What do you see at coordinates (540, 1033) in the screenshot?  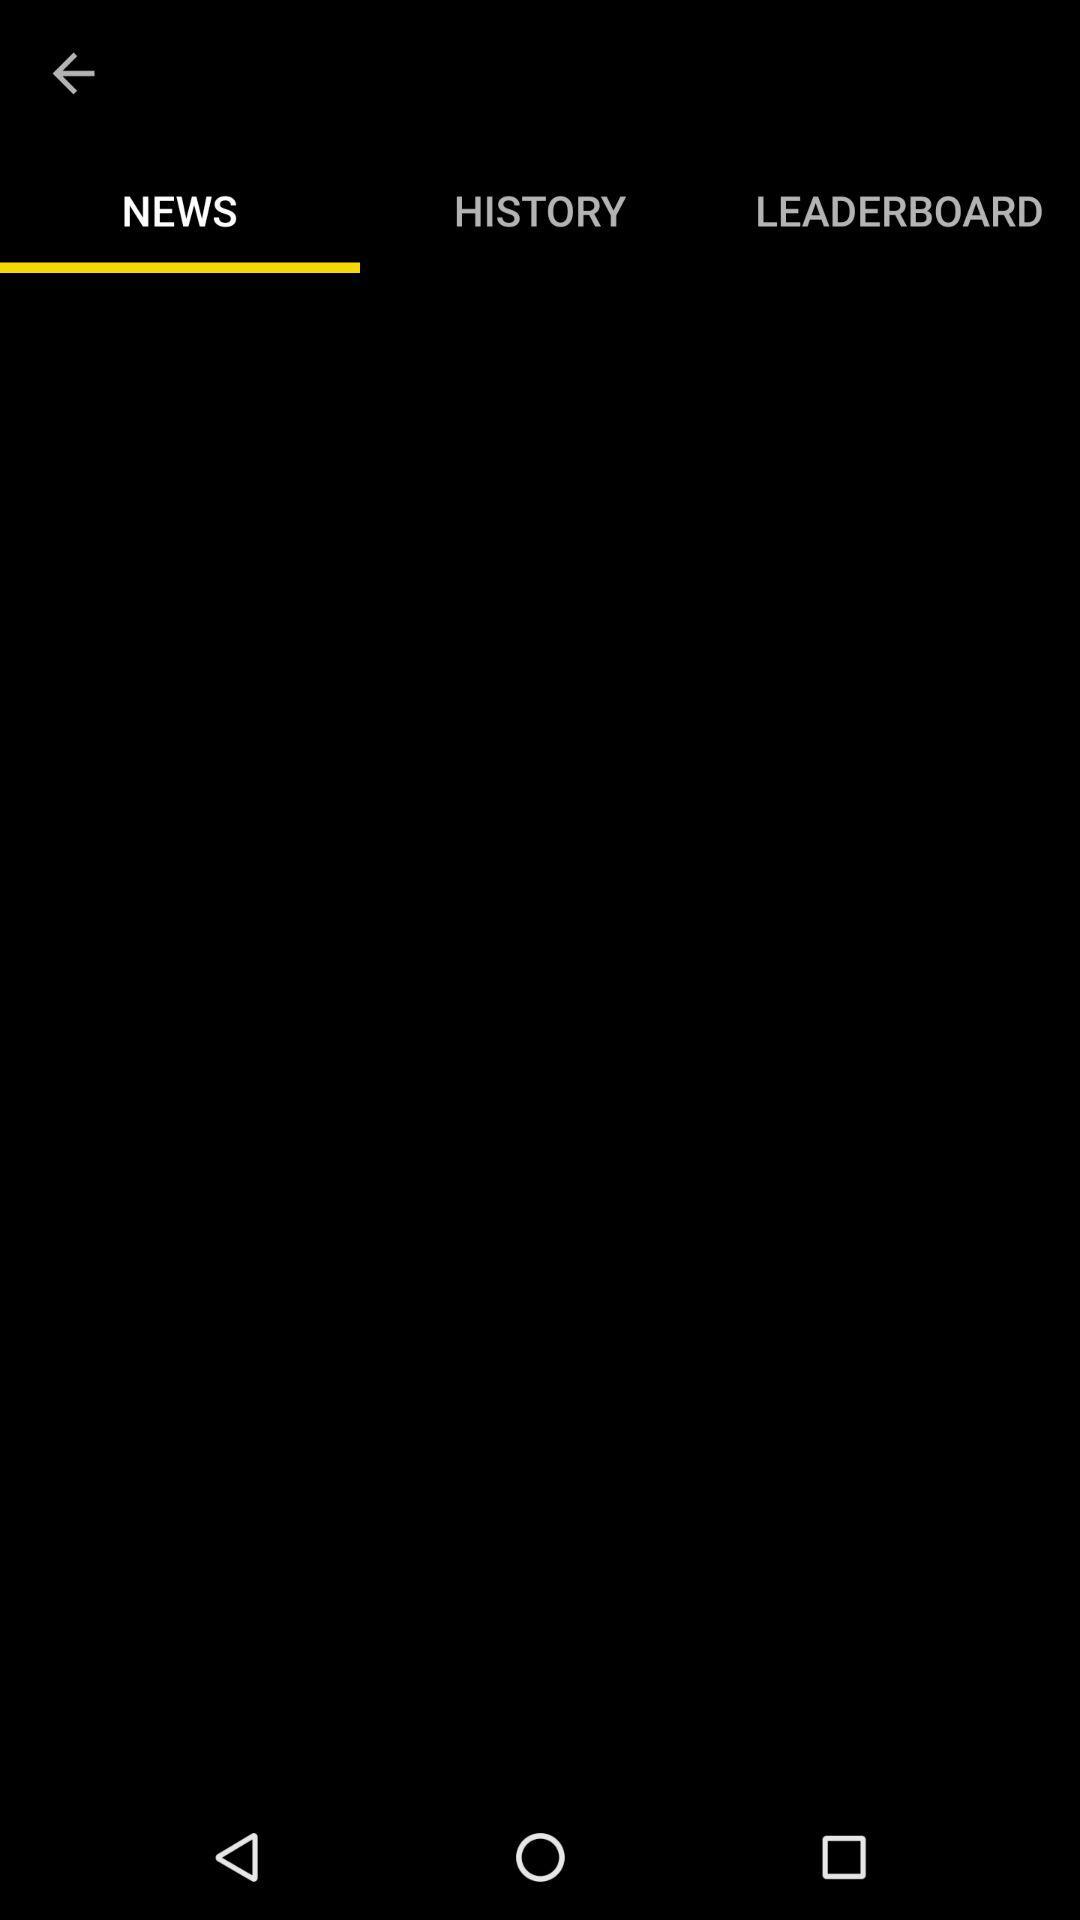 I see `adventisment page` at bounding box center [540, 1033].